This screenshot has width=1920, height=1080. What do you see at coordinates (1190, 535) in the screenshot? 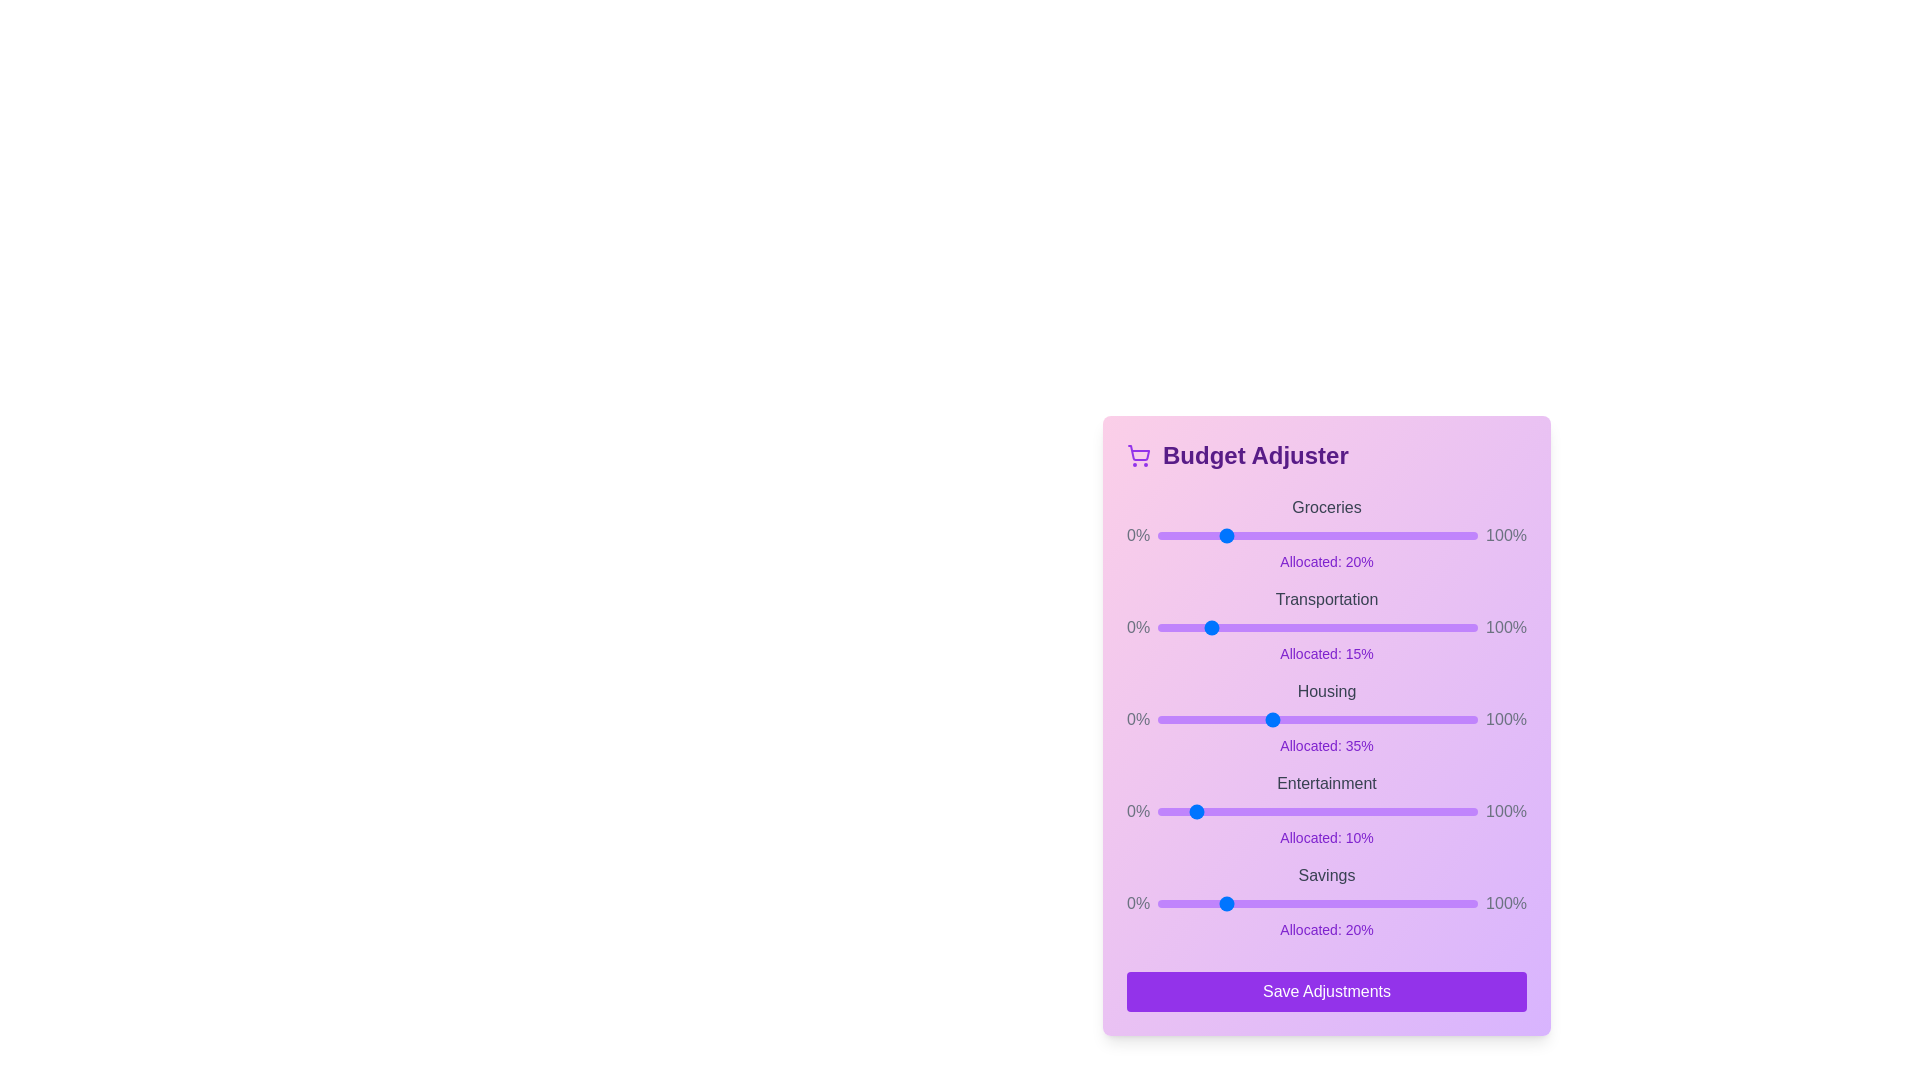
I see `the slider for a specific category to set its allocation to 10%` at bounding box center [1190, 535].